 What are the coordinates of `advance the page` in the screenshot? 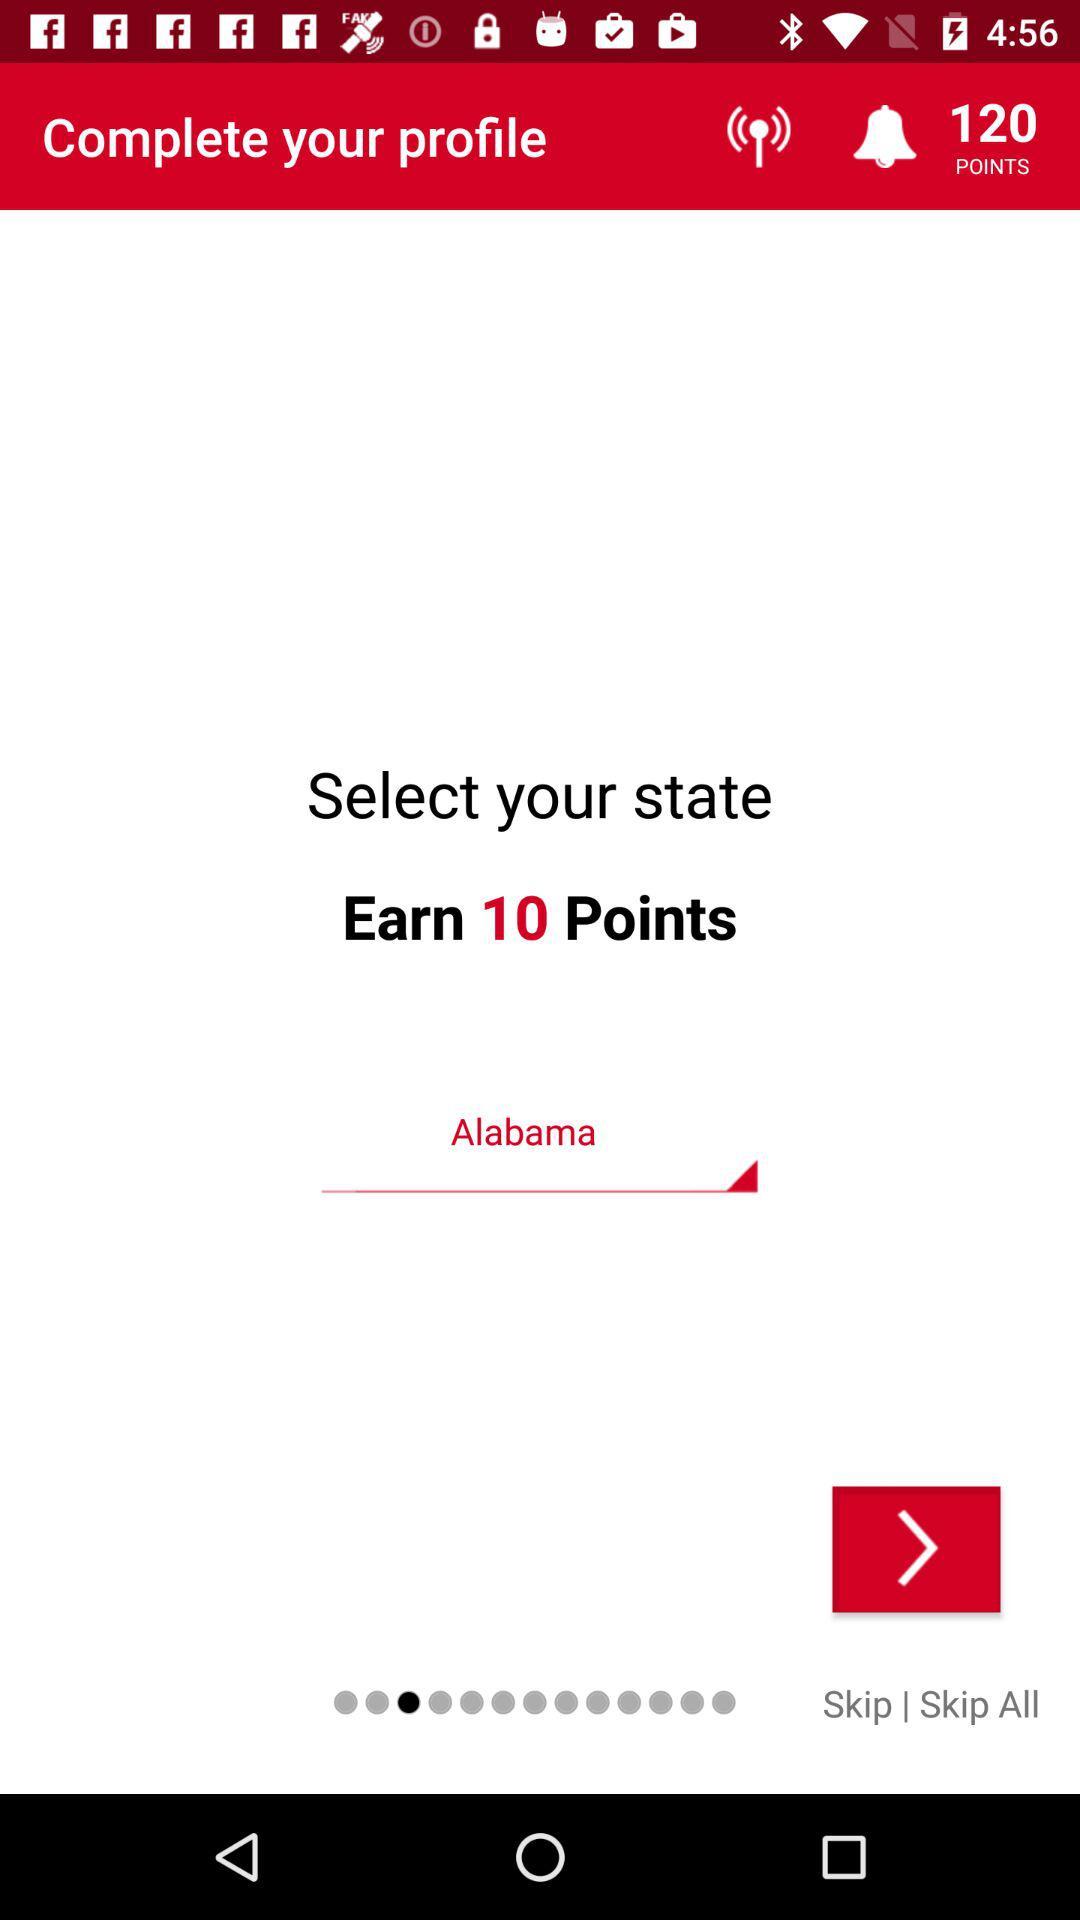 It's located at (916, 1548).